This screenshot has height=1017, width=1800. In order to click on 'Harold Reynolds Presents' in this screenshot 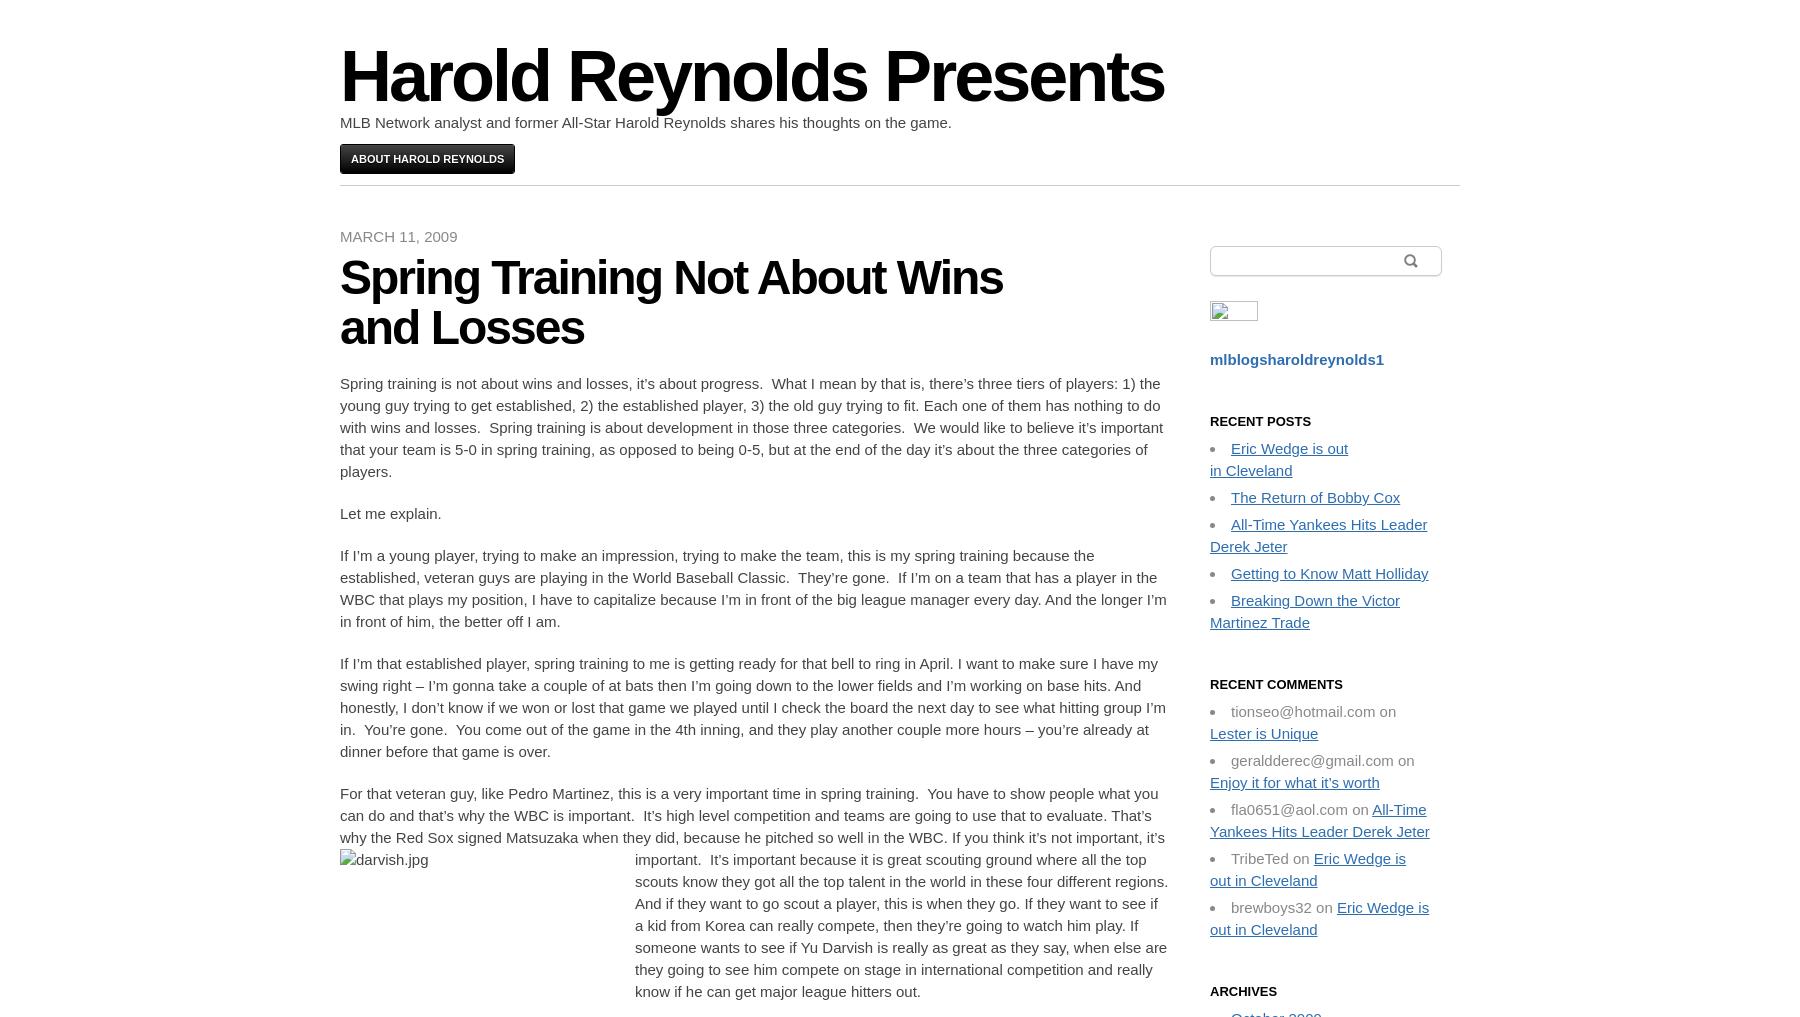, I will do `click(751, 75)`.